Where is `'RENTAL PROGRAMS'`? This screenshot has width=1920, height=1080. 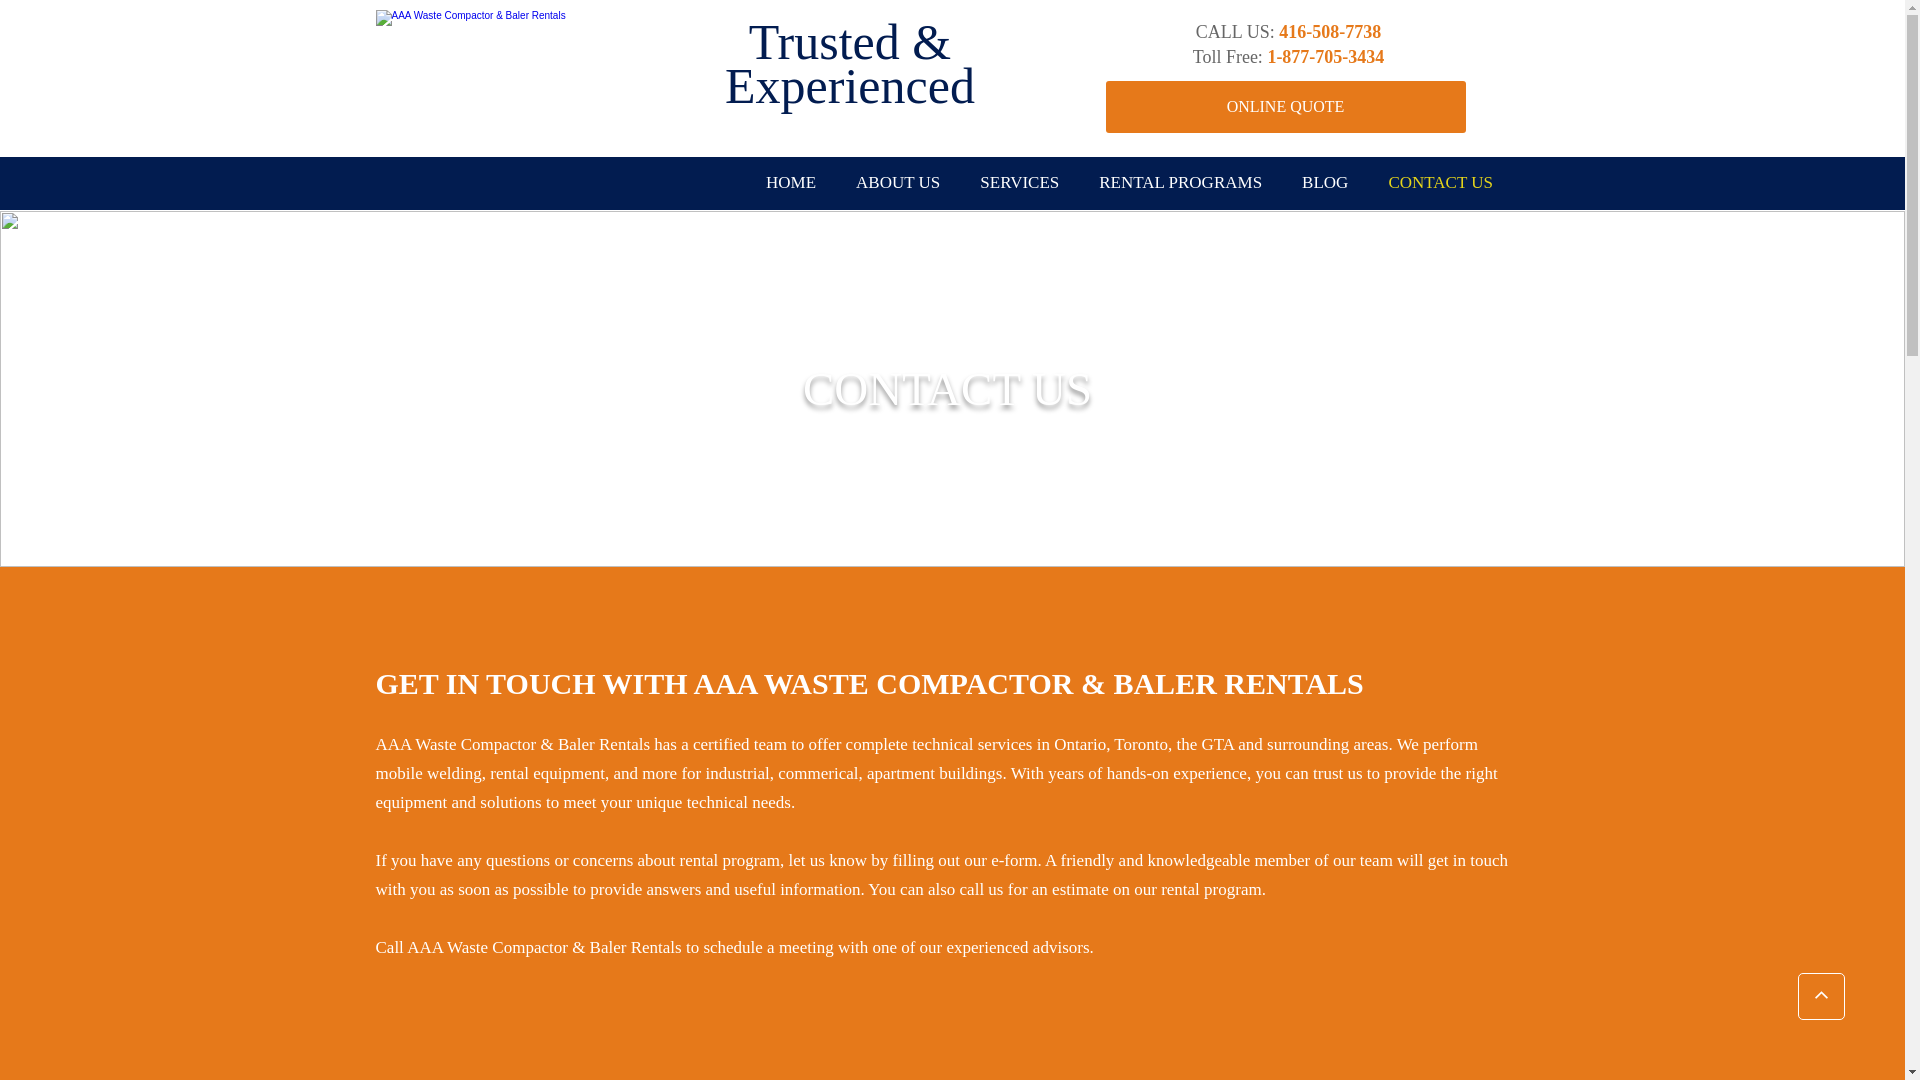
'RENTAL PROGRAMS' is located at coordinates (1180, 183).